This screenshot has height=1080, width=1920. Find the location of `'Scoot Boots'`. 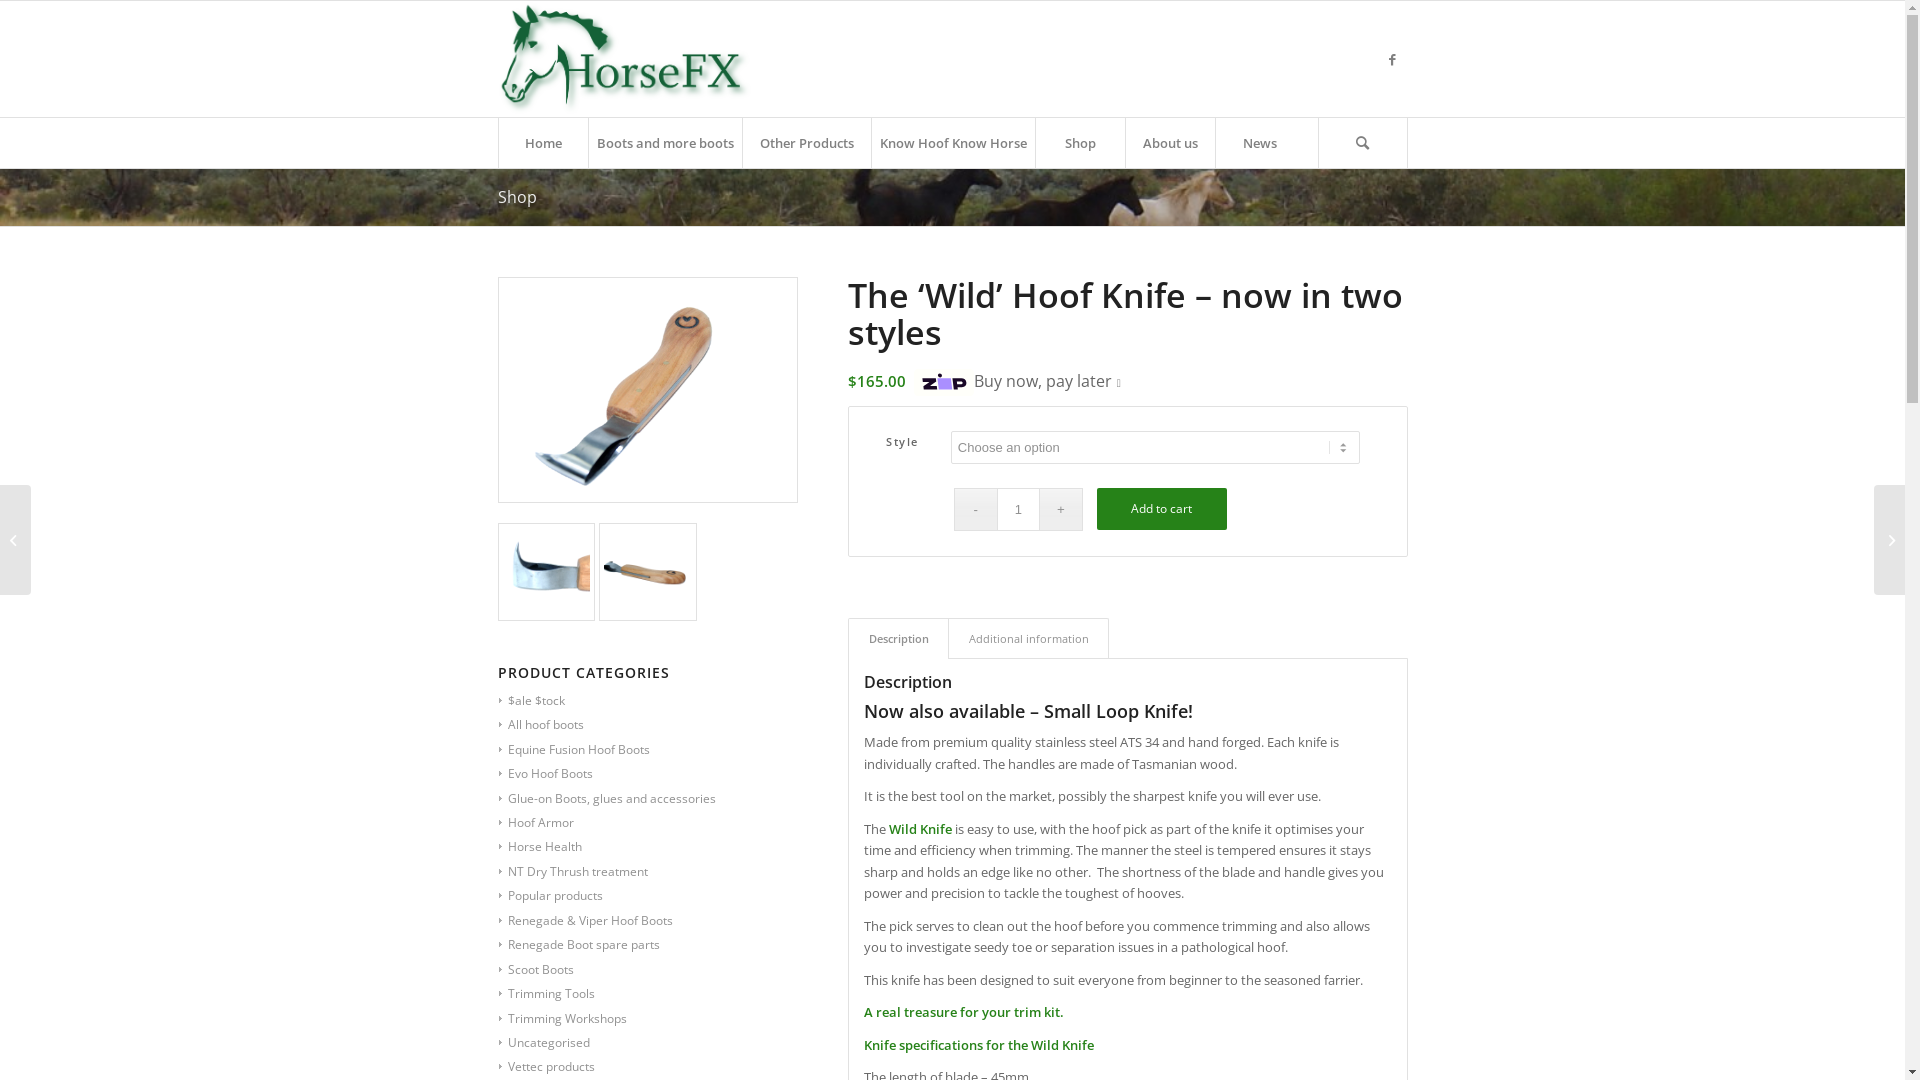

'Scoot Boots' is located at coordinates (535, 968).